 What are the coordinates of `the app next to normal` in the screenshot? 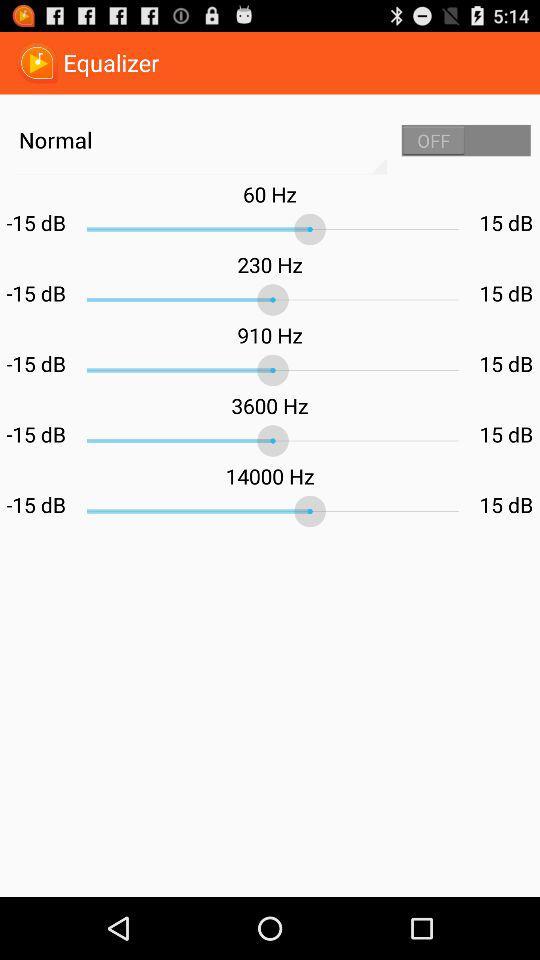 It's located at (466, 139).